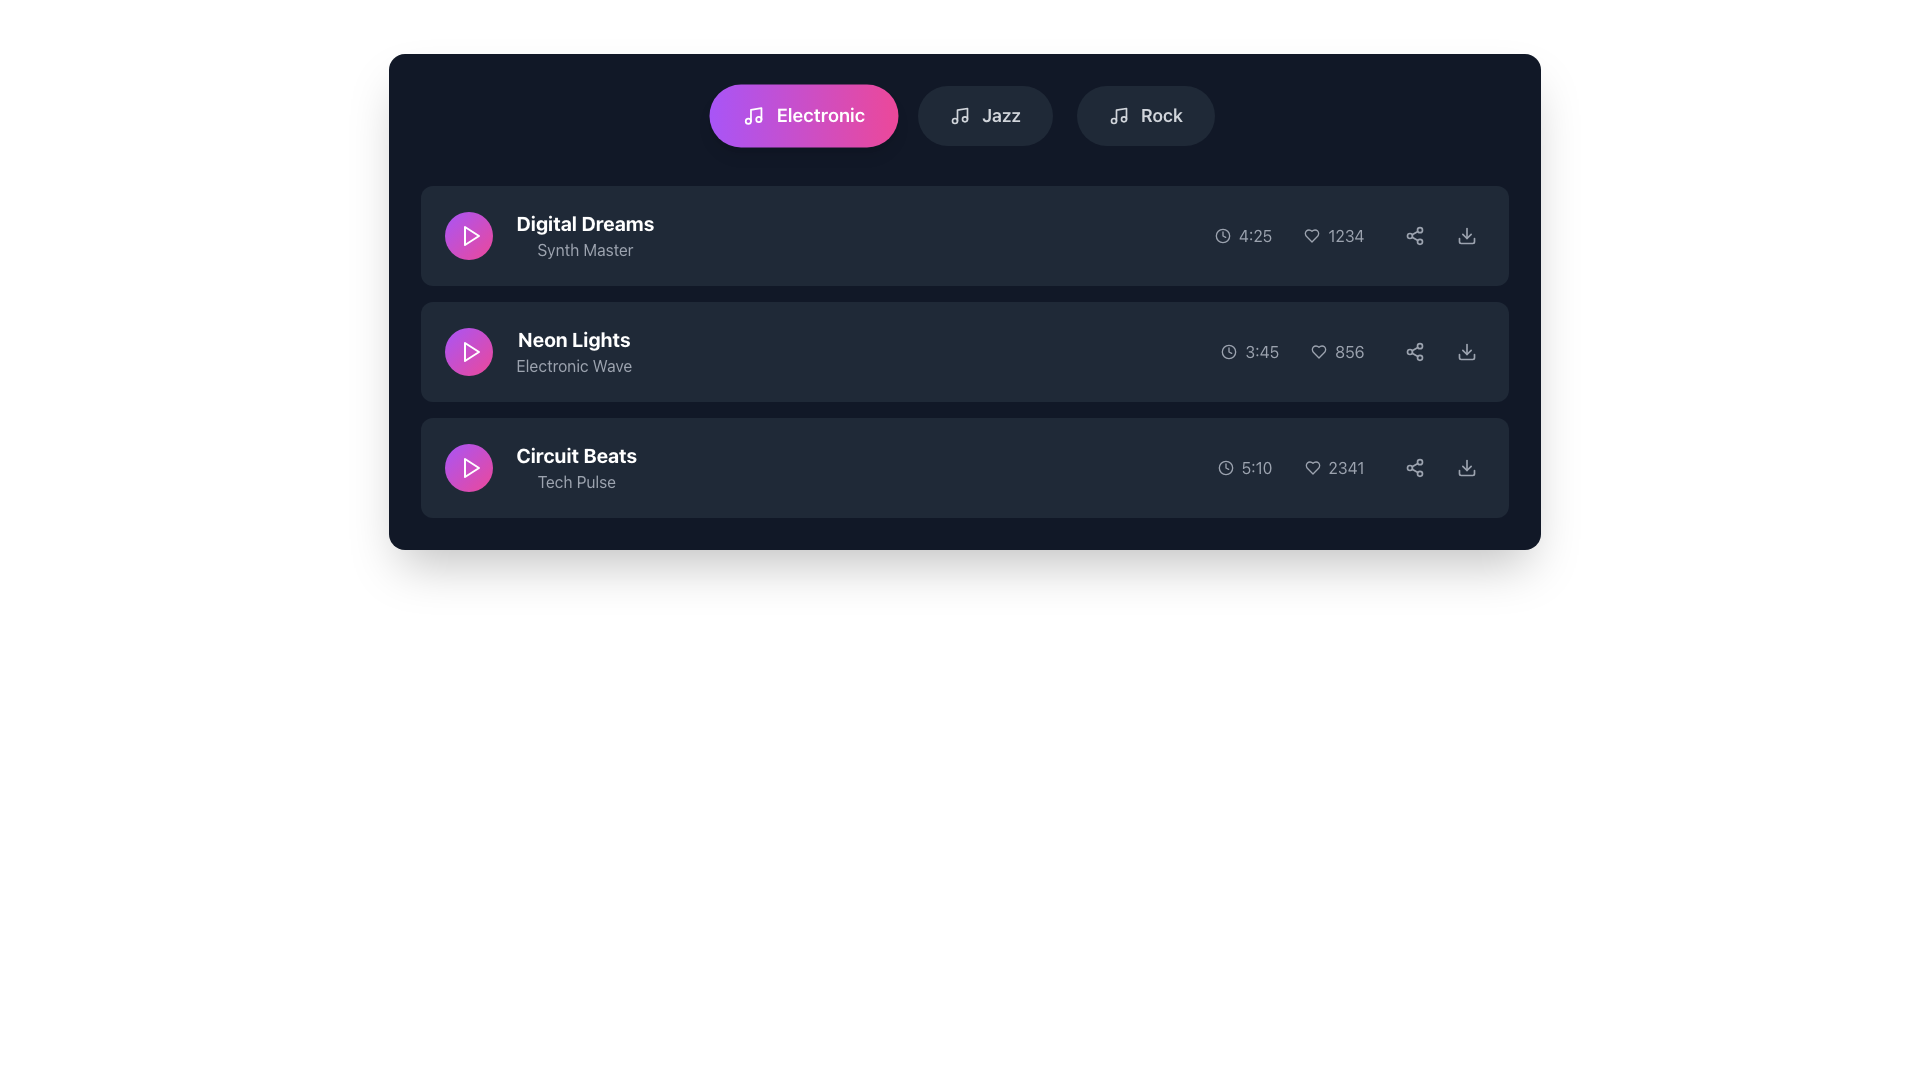 This screenshot has width=1920, height=1080. Describe the element at coordinates (1466, 350) in the screenshot. I see `the download button located at the rightmost side of the second row in the song list interface` at that location.